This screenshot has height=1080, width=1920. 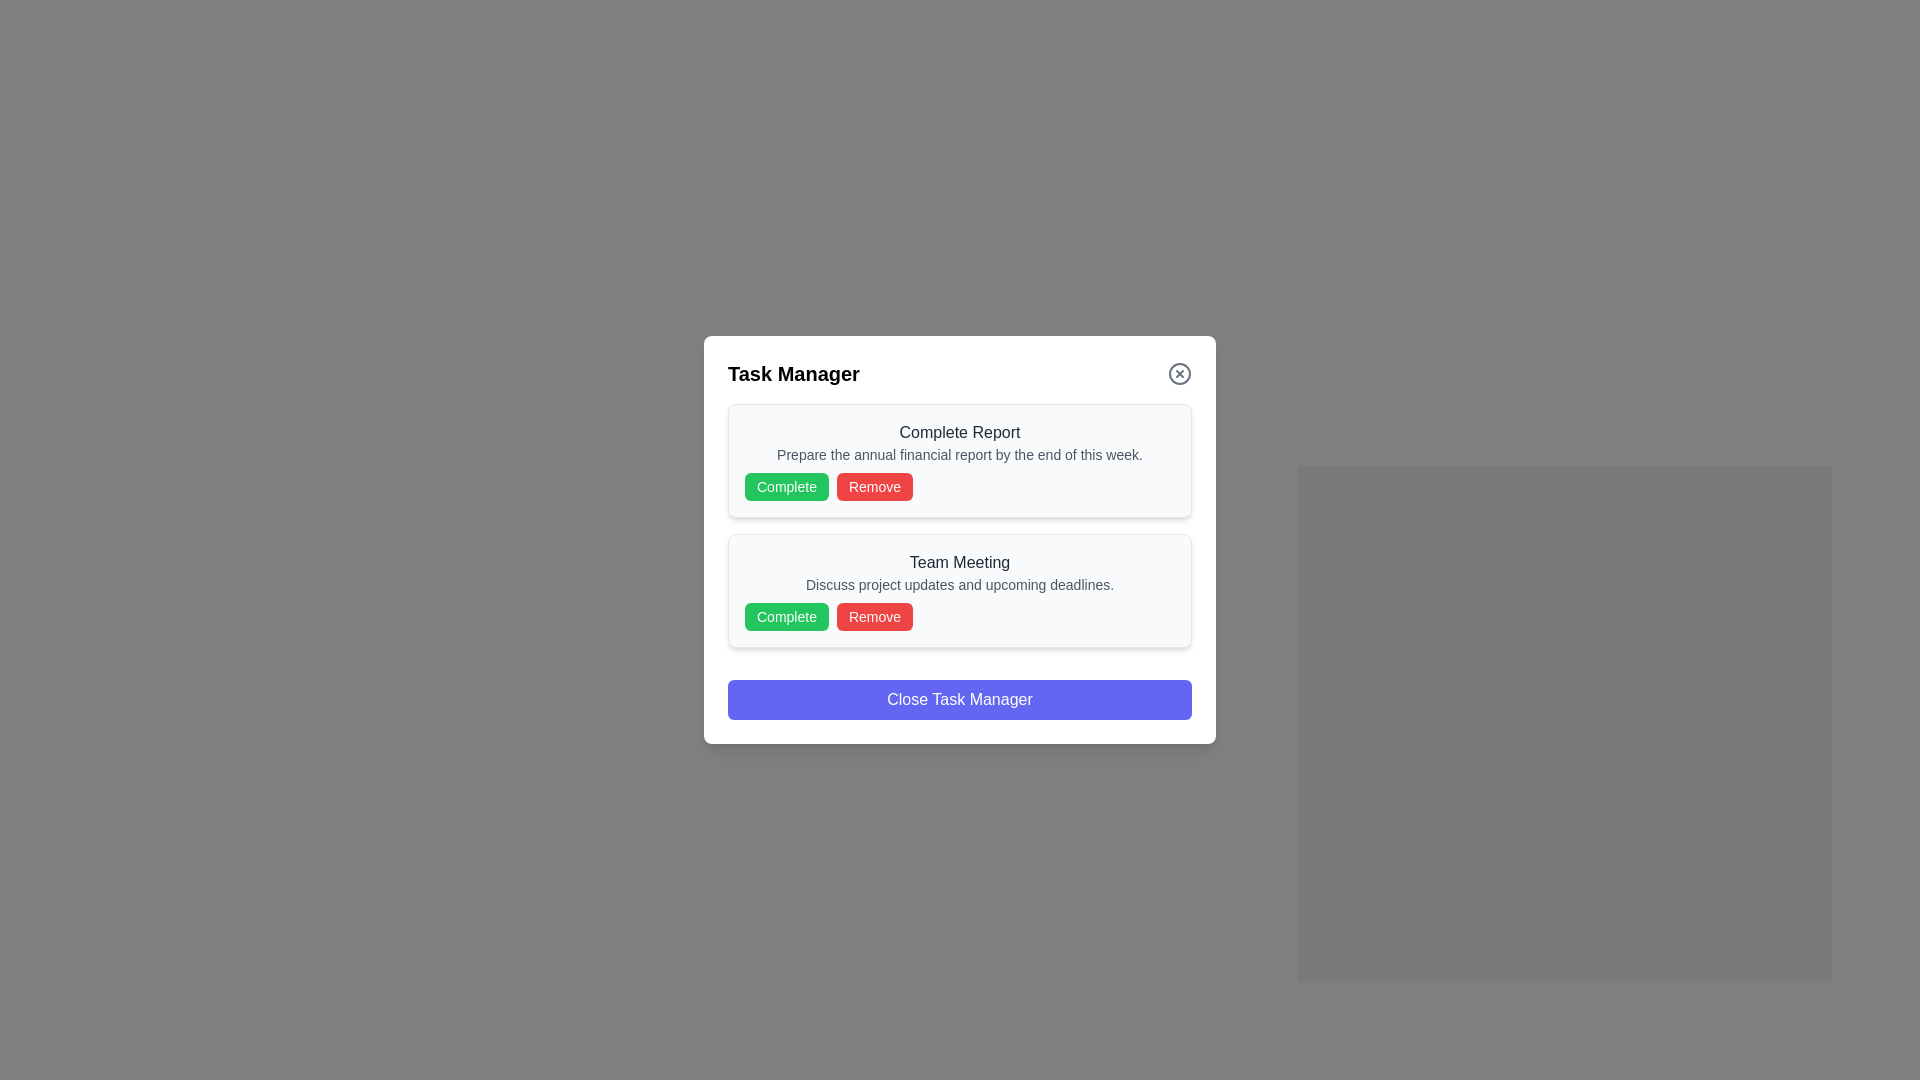 I want to click on the small rectangular button with a vibrant red background and white text labeled 'Remove', located below the 'Task Manager' heading and to the right of the 'Complete' button, so click(x=874, y=486).